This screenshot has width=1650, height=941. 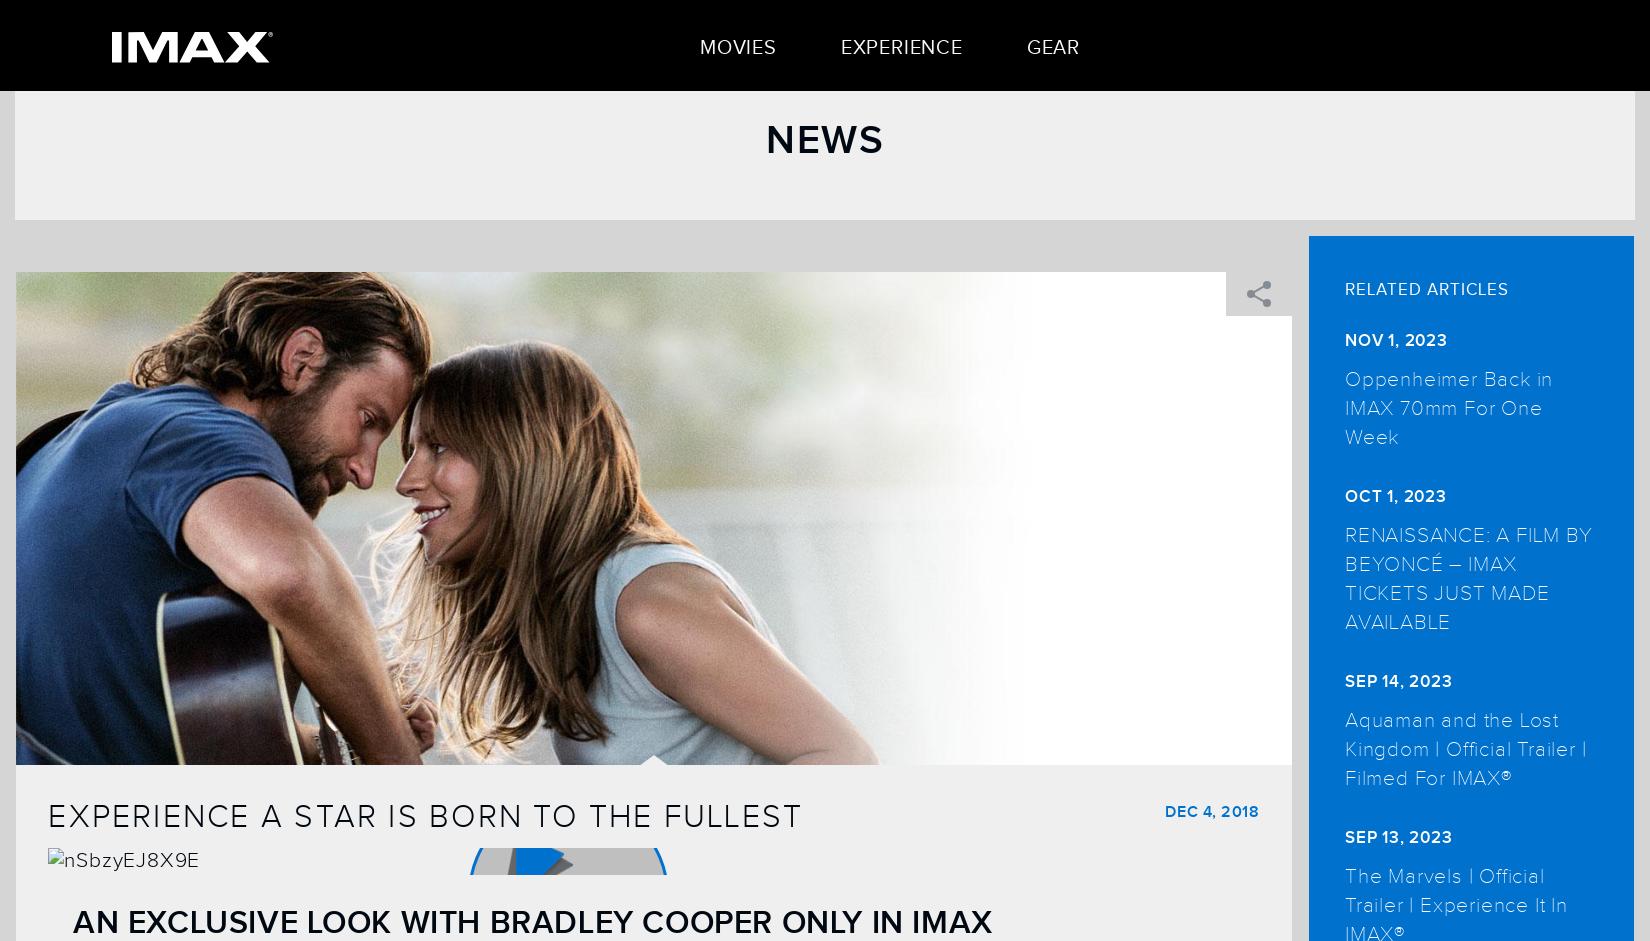 I want to click on 'Sep 13, 2023', so click(x=1397, y=836).